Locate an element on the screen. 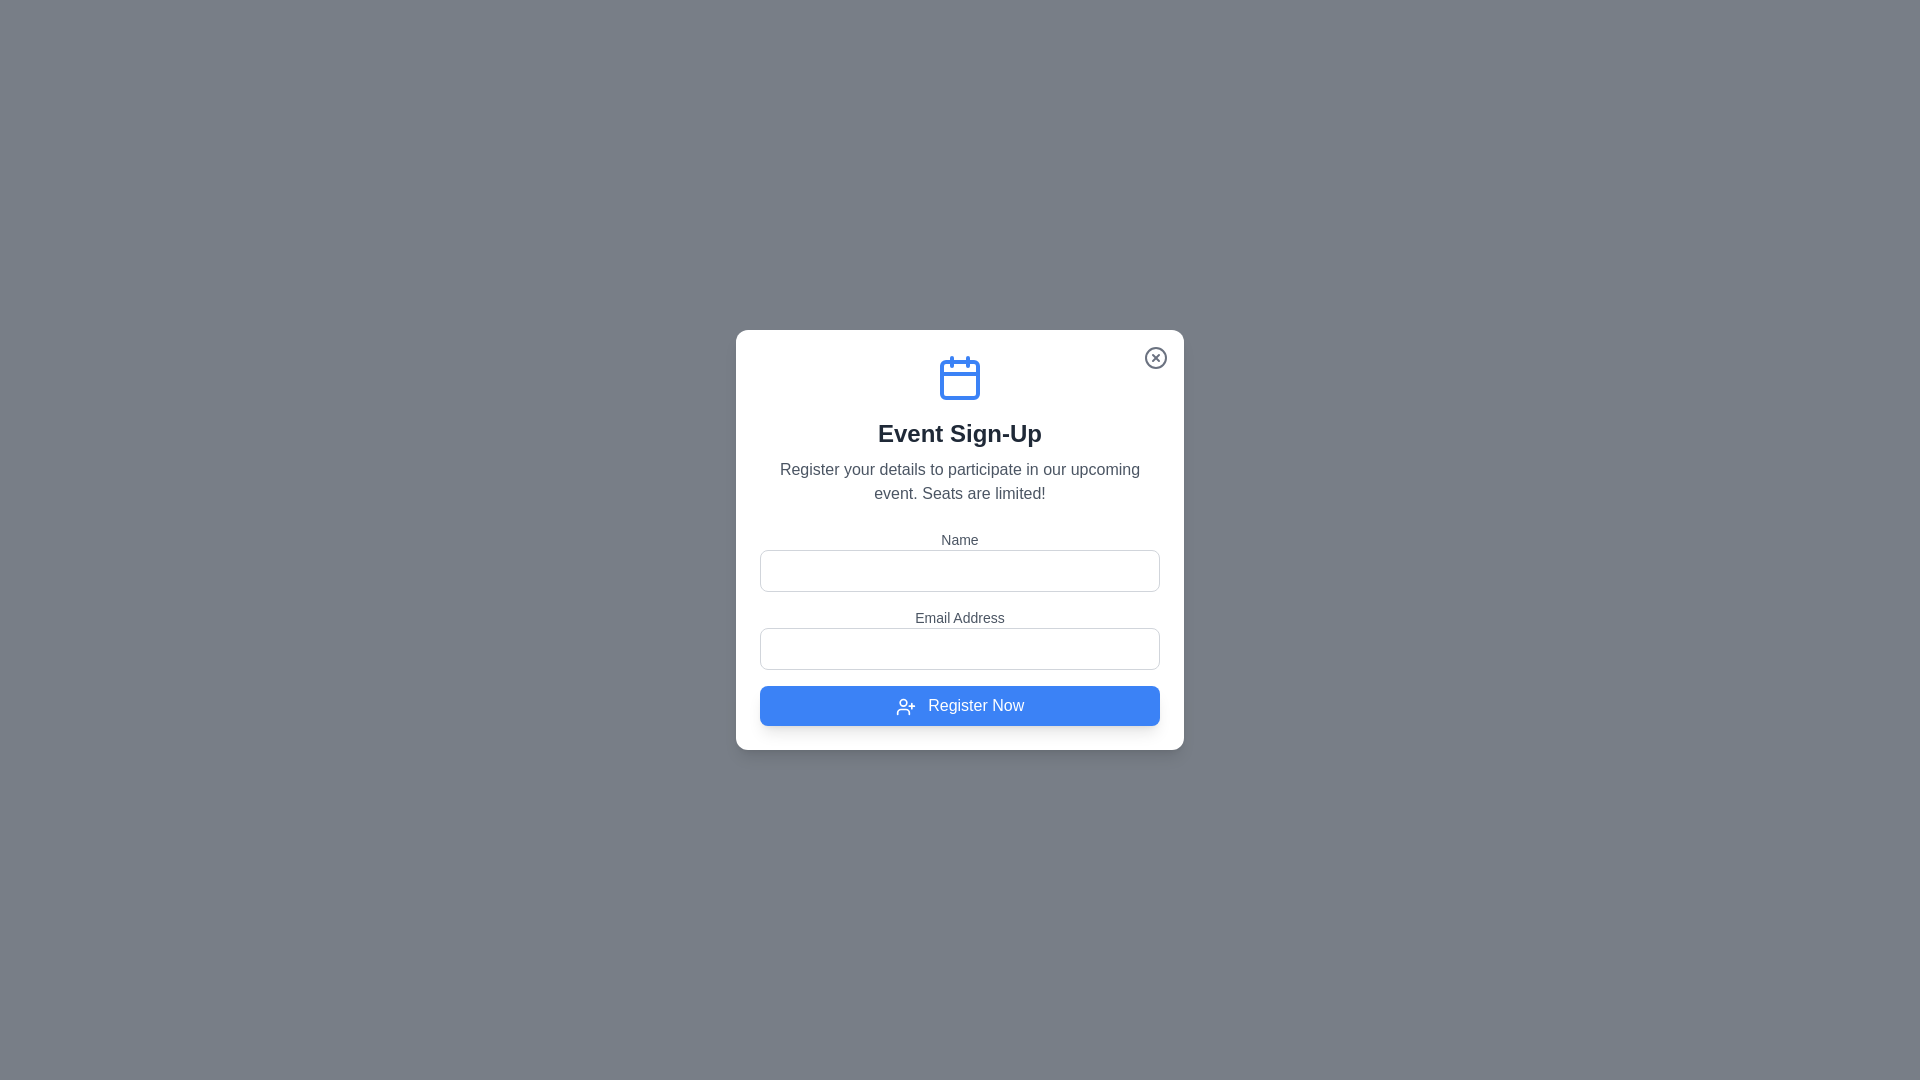 Image resolution: width=1920 pixels, height=1080 pixels. close button located in the top-right corner of the dialog is located at coordinates (1156, 357).